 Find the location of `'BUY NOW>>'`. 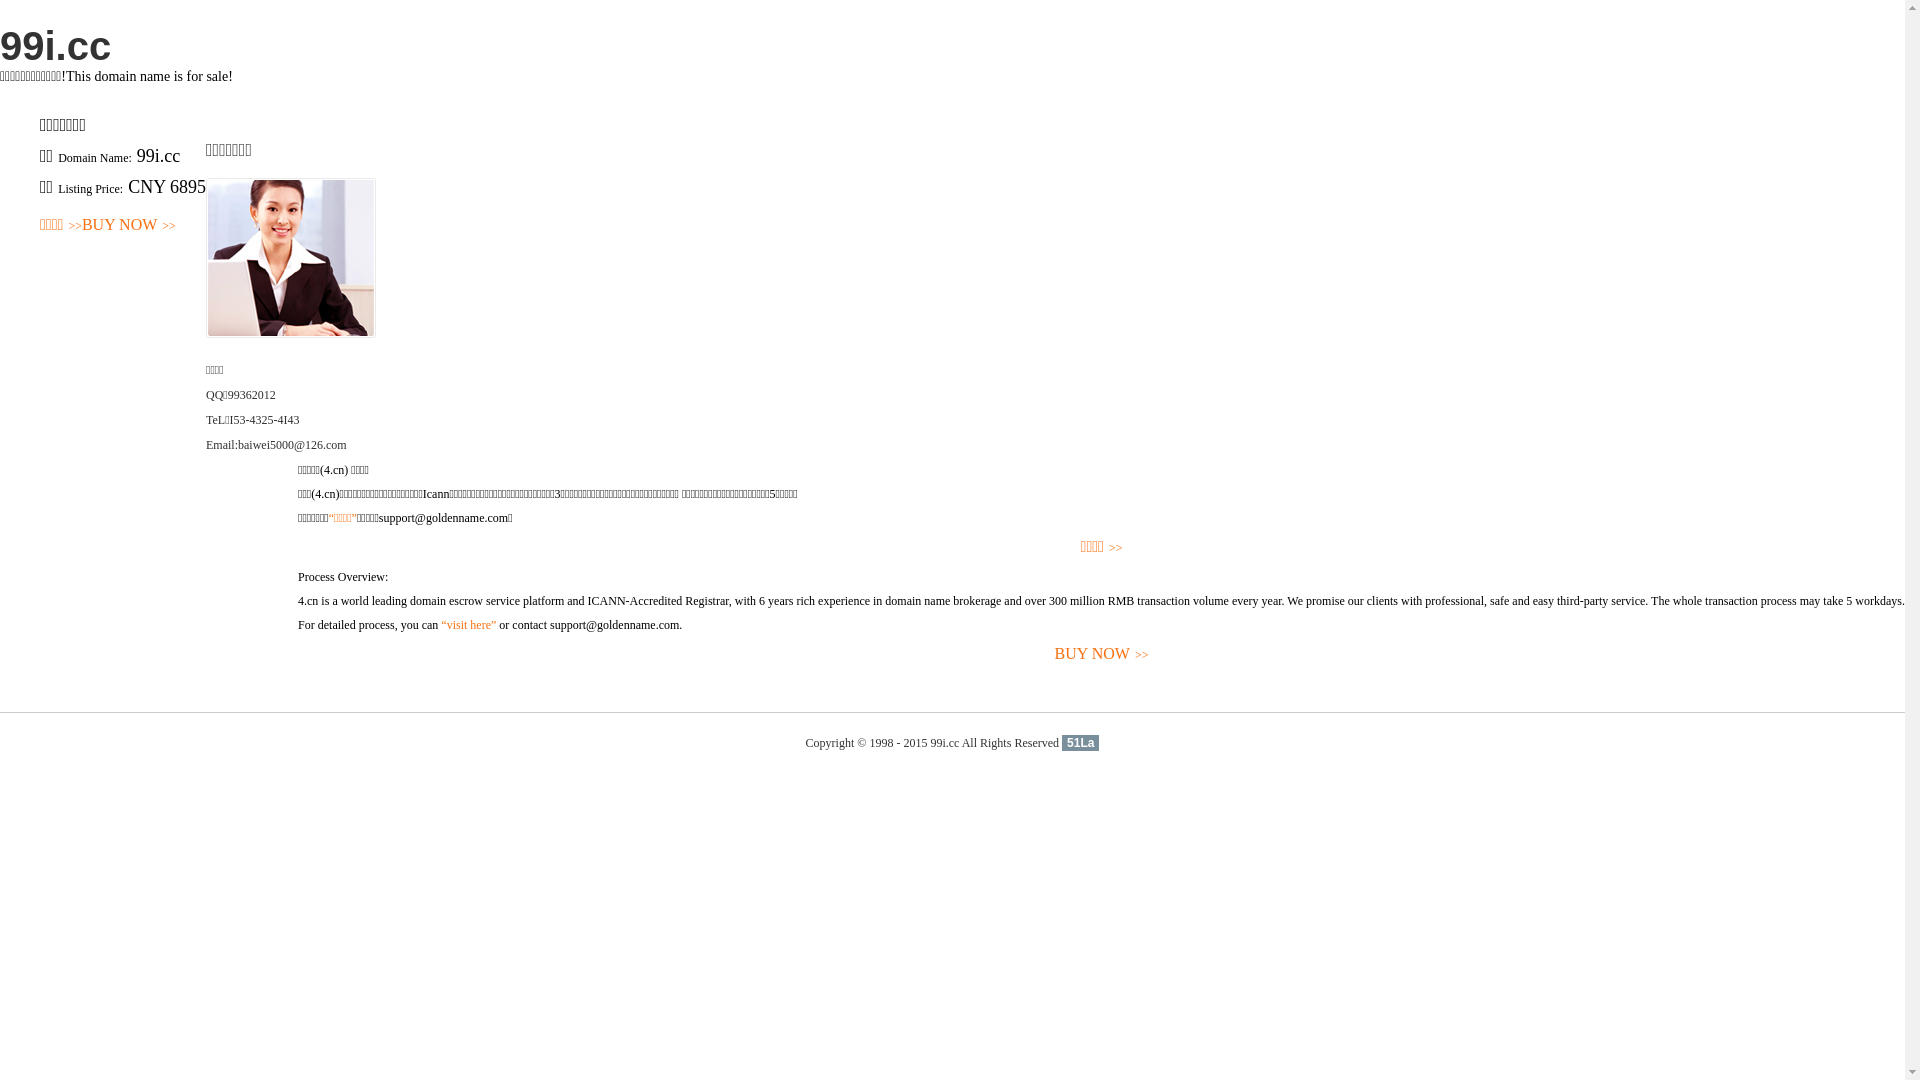

'BUY NOW>>' is located at coordinates (128, 225).